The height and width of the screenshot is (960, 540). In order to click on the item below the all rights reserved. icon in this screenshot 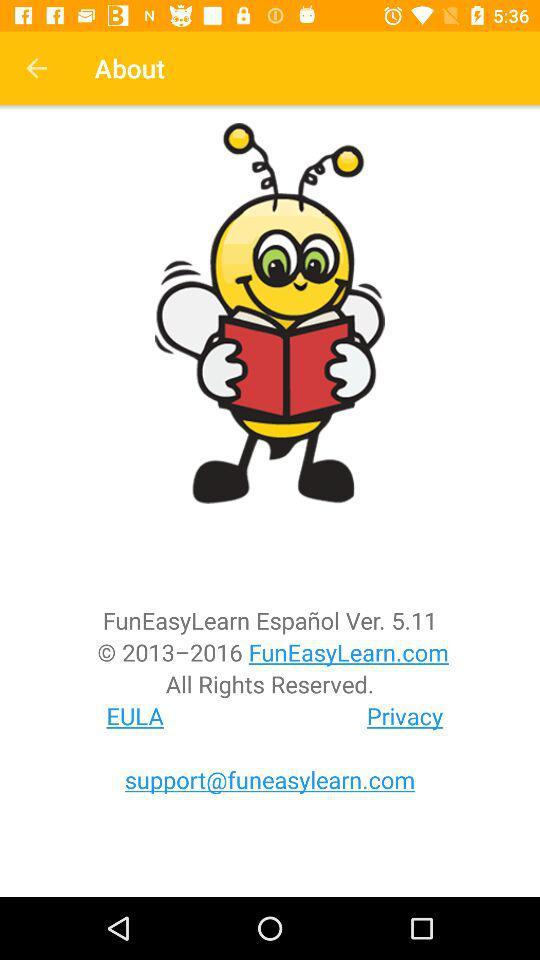, I will do `click(135, 716)`.